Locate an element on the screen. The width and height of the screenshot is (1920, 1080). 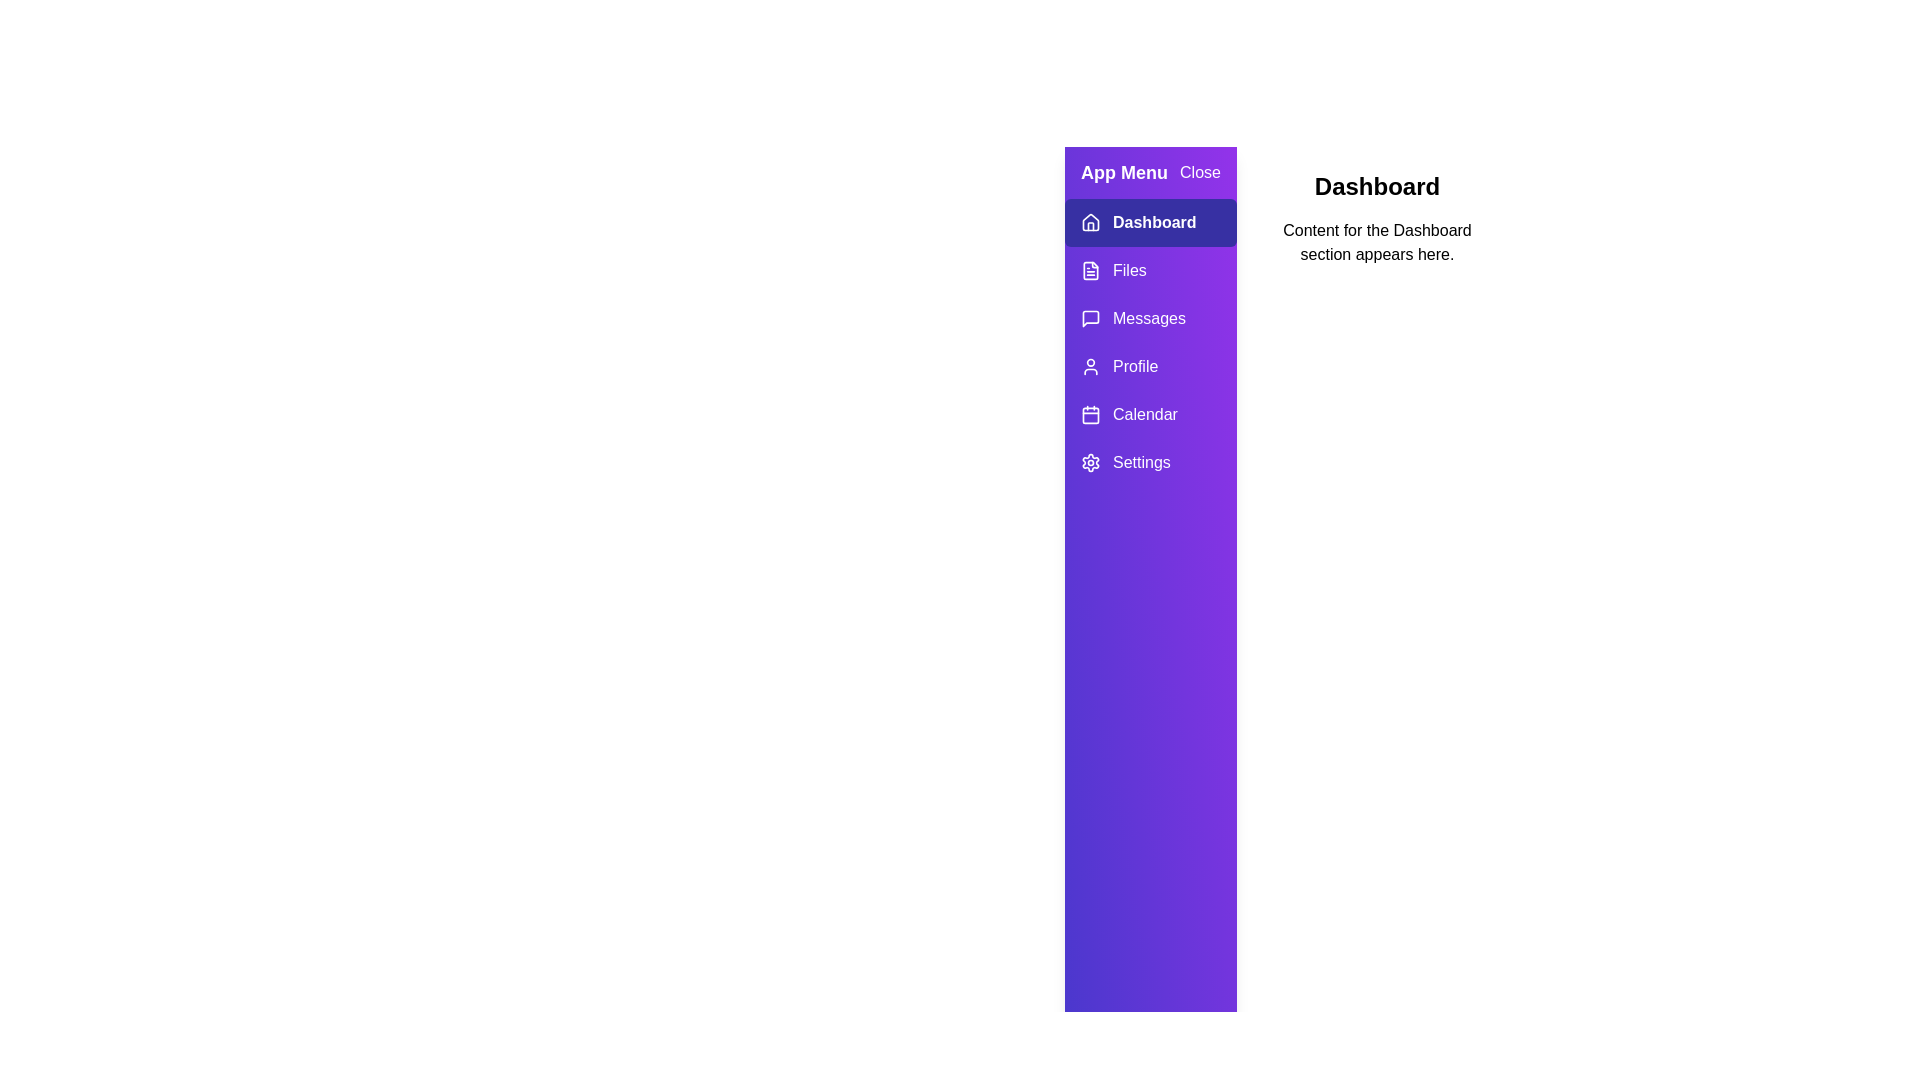
the tab labeled Calendar in the drawer is located at coordinates (1151, 414).